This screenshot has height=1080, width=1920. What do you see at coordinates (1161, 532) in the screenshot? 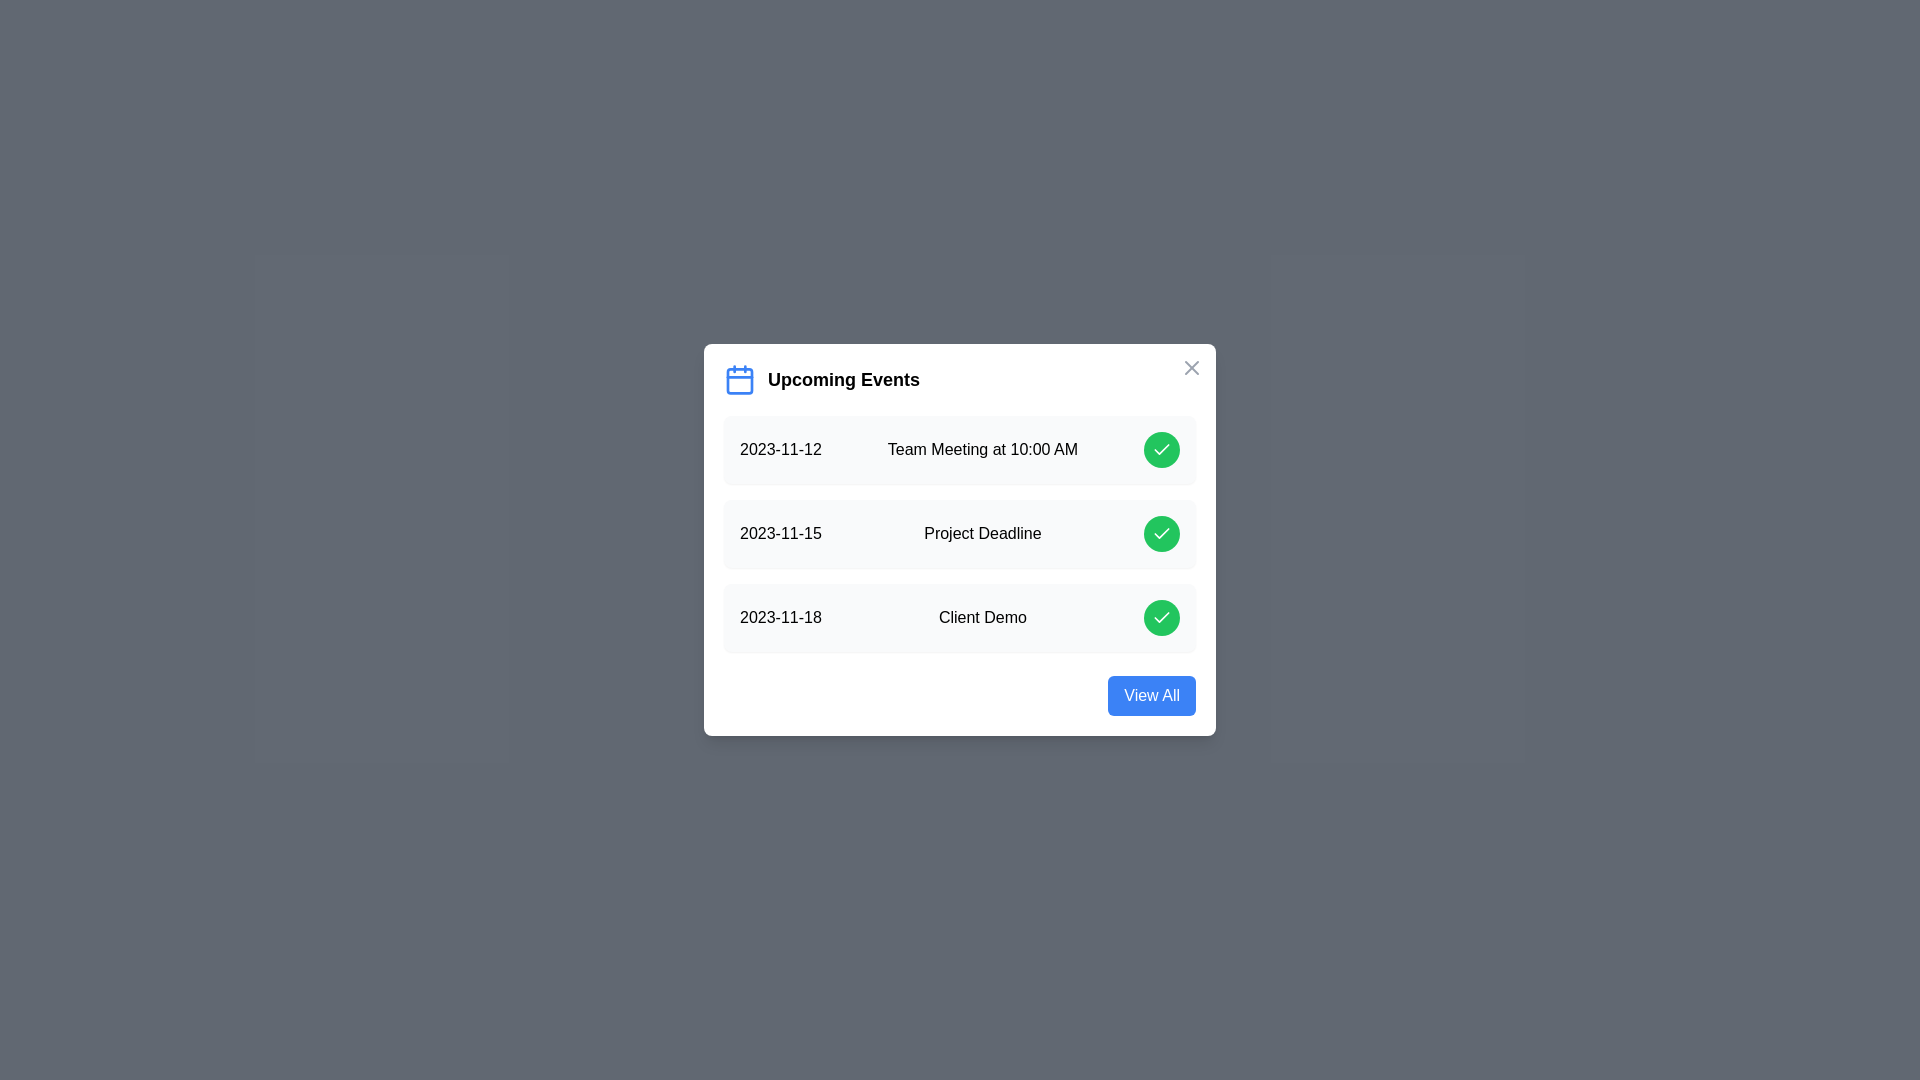
I see `green check button for the event Project Deadline` at bounding box center [1161, 532].